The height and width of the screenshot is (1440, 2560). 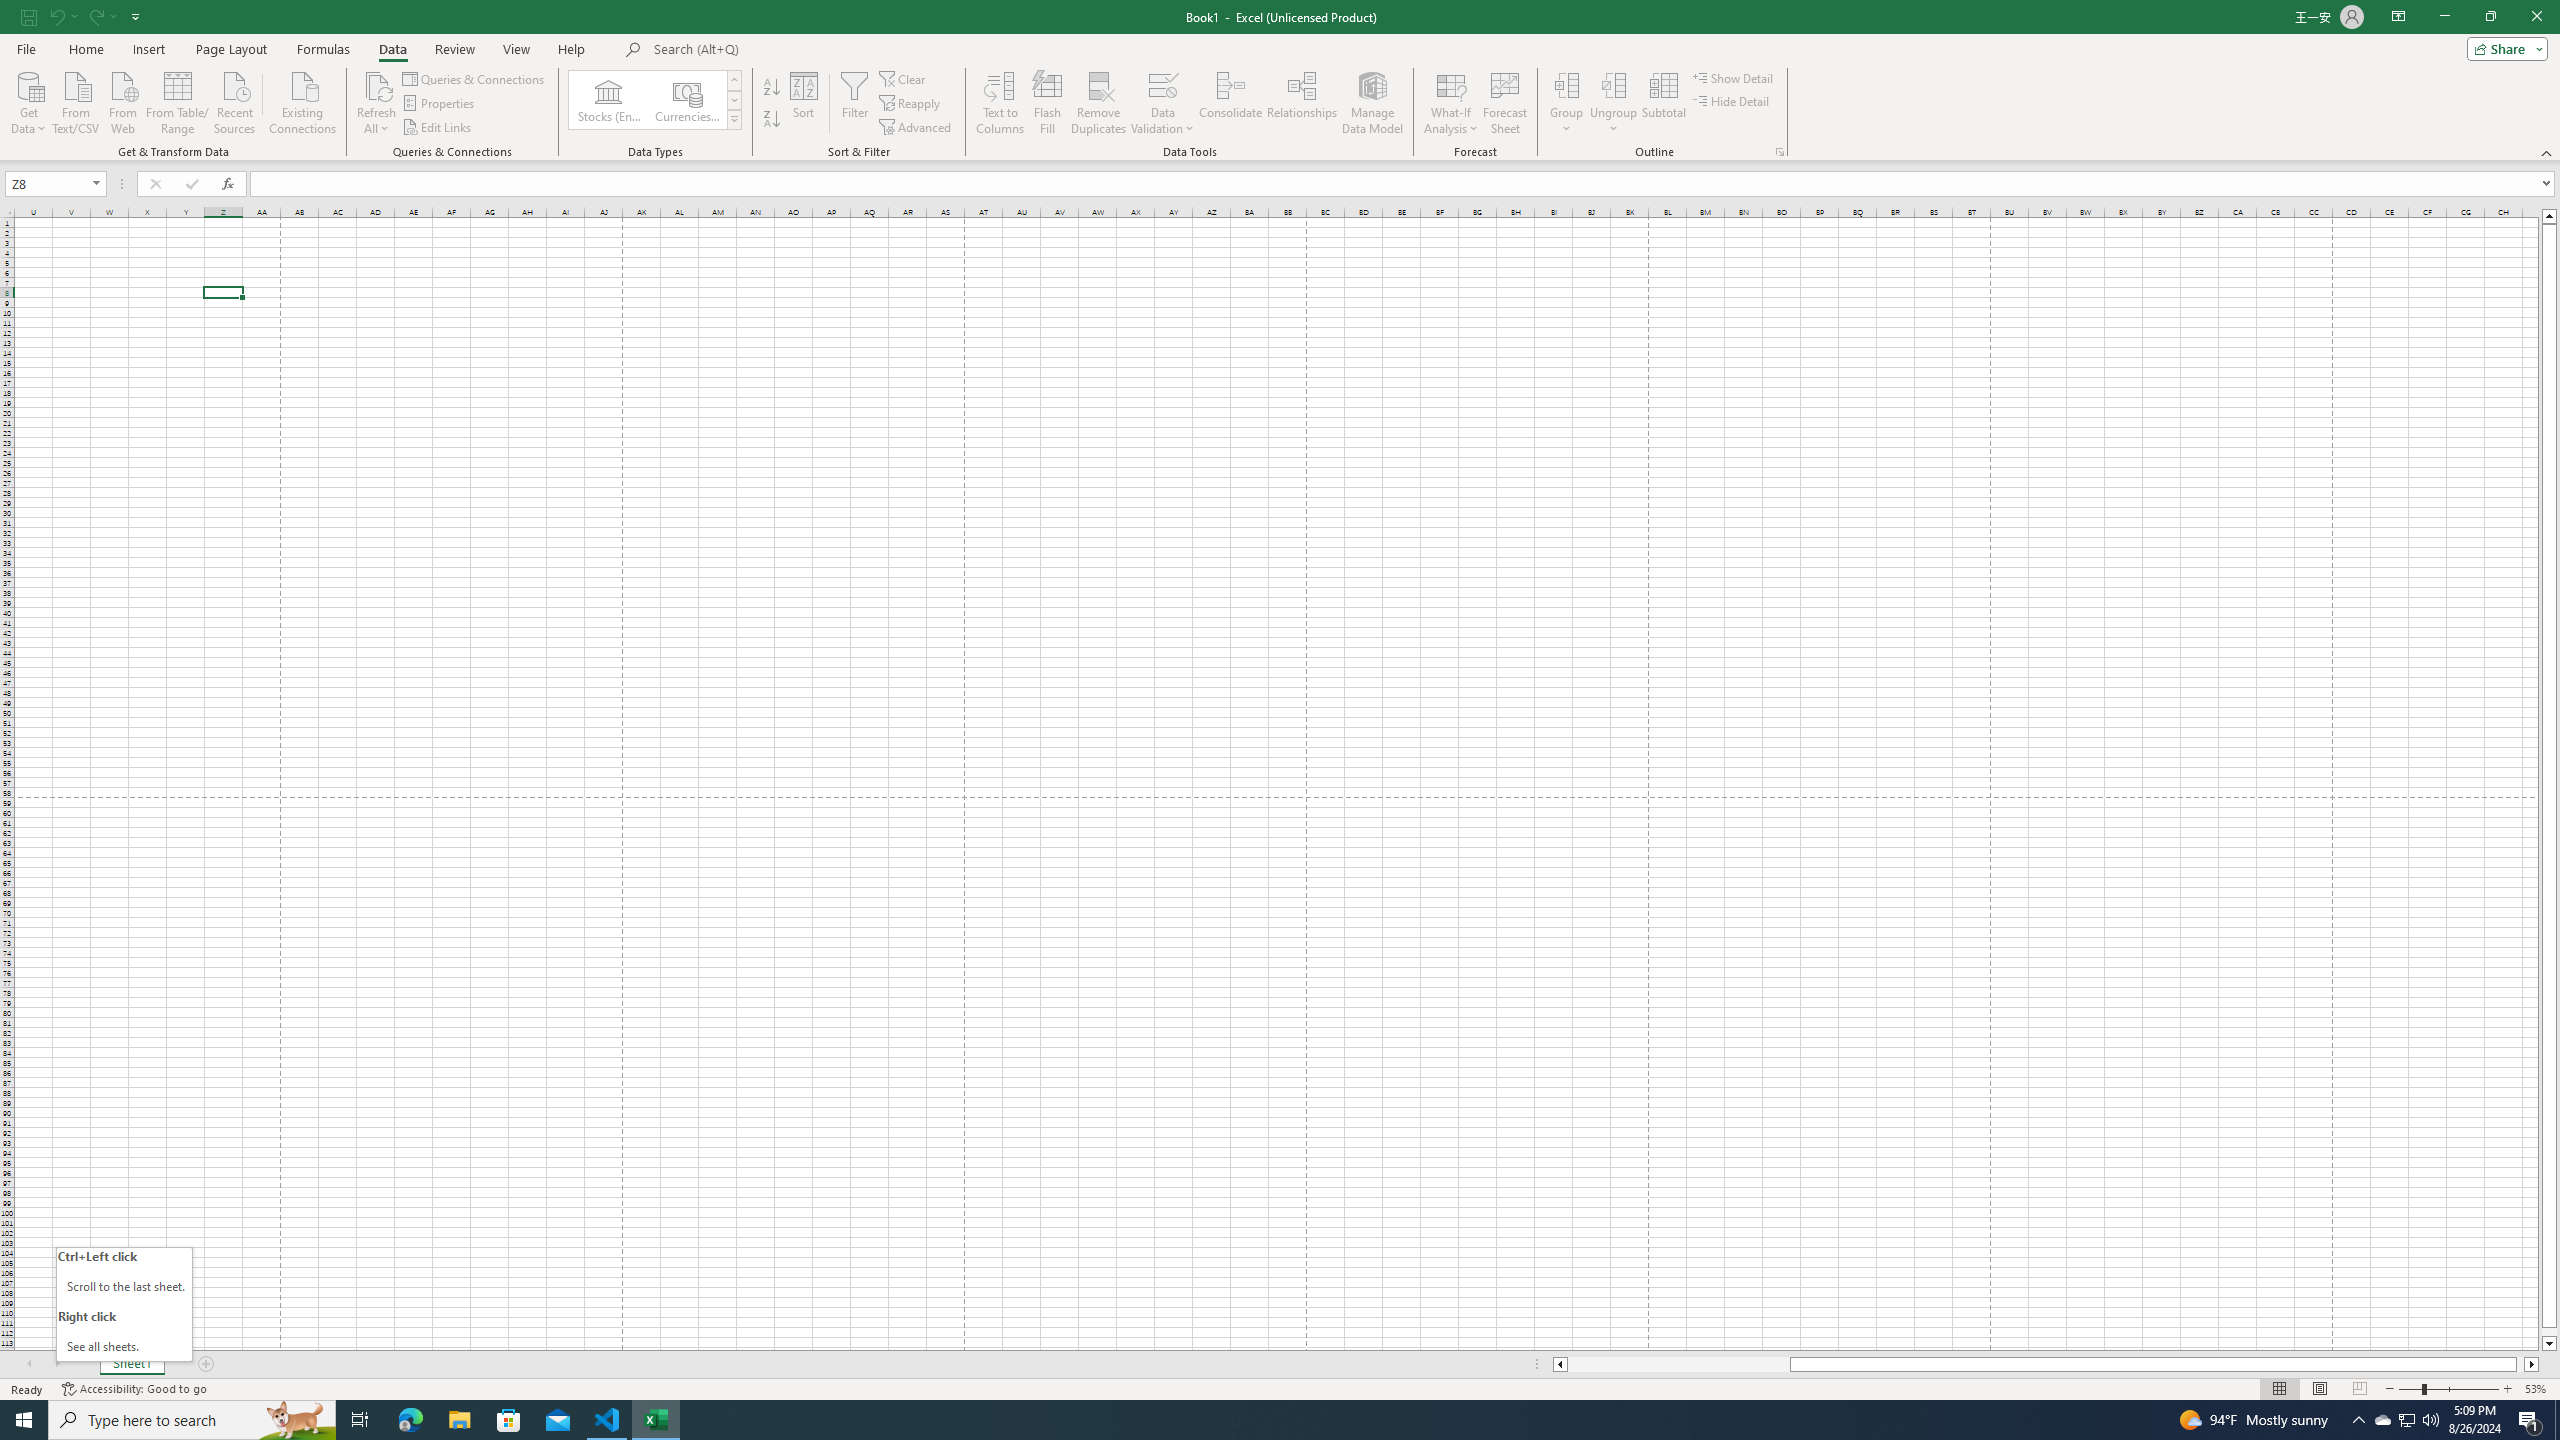 What do you see at coordinates (1231, 103) in the screenshot?
I see `'Consolidate...'` at bounding box center [1231, 103].